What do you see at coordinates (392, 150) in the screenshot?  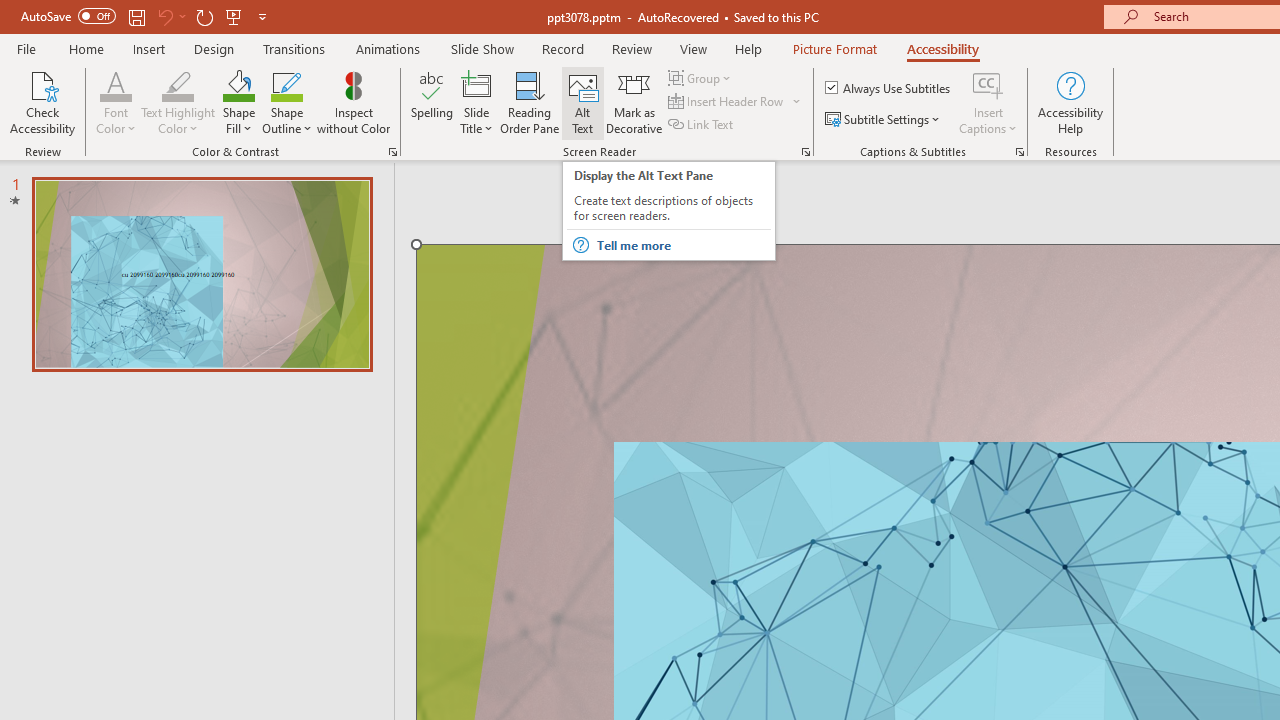 I see `'Color & Contrast'` at bounding box center [392, 150].